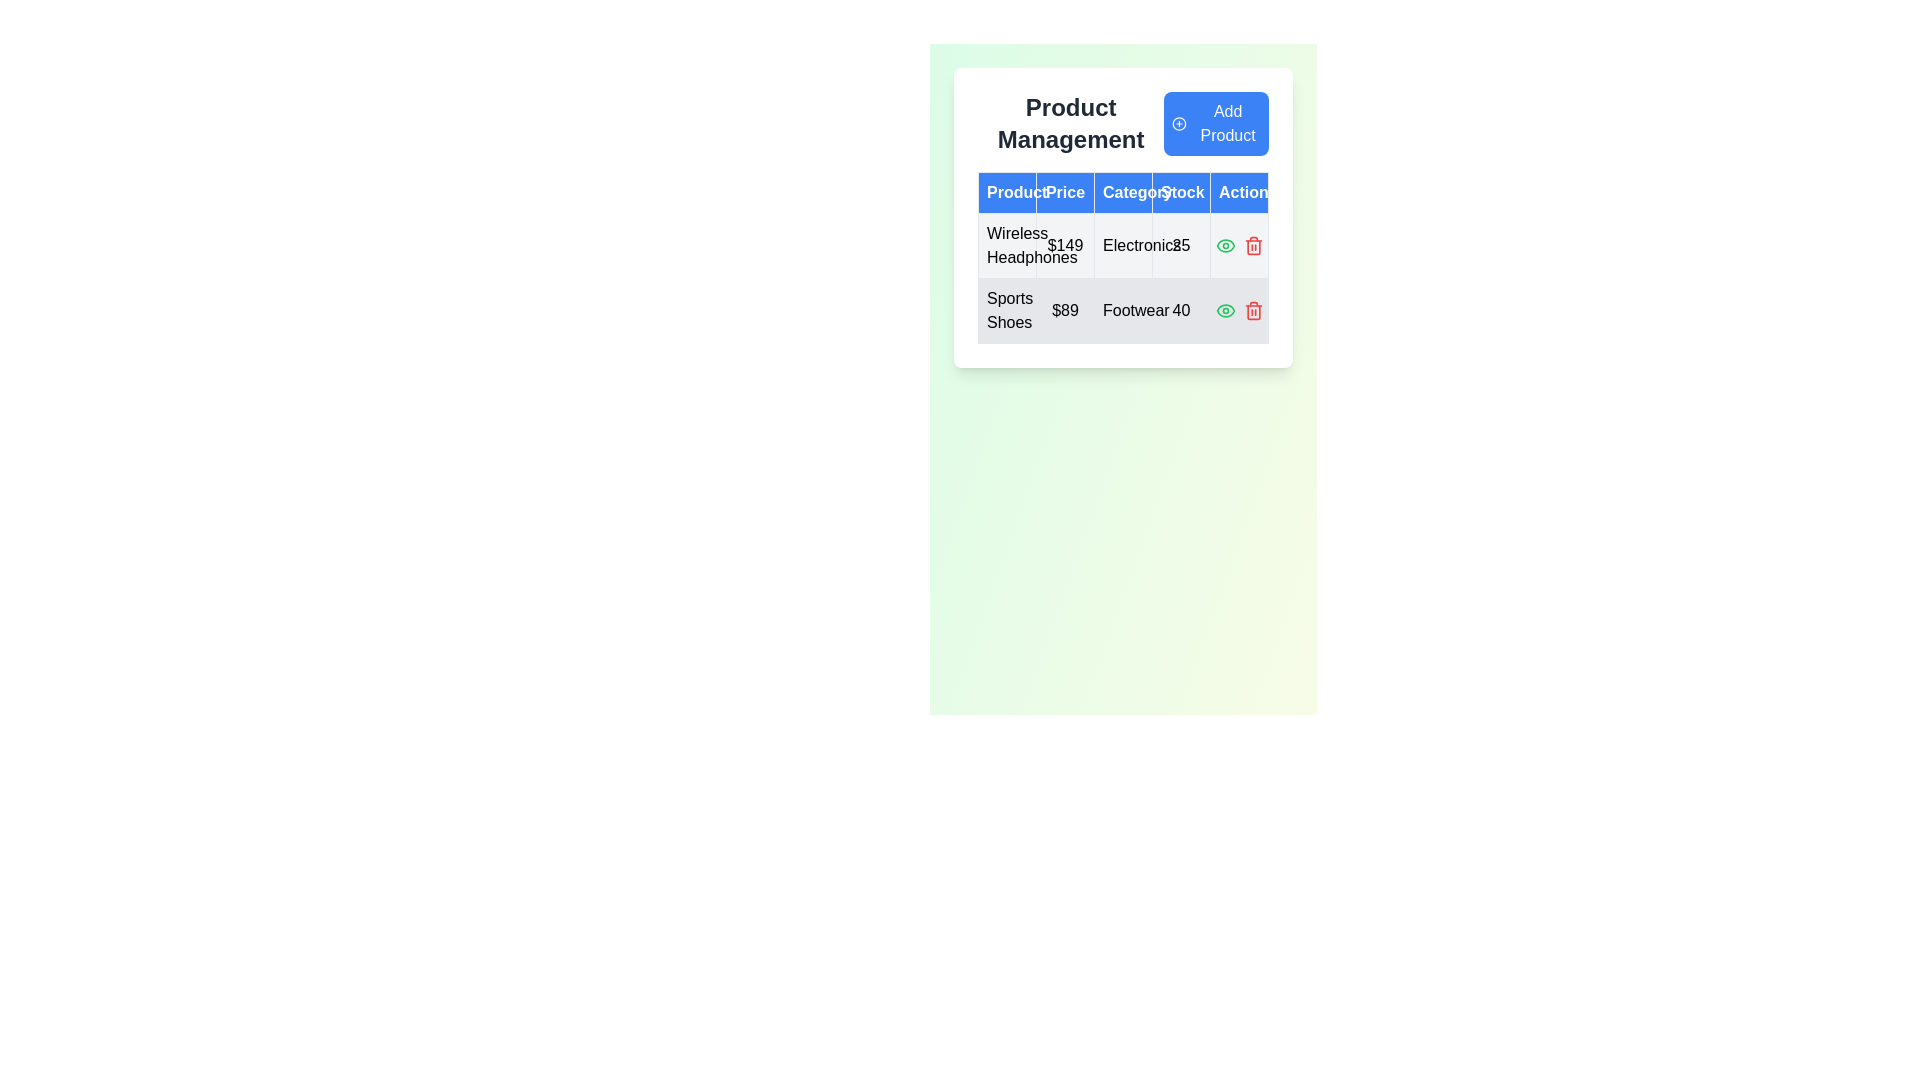  What do you see at coordinates (1007, 192) in the screenshot?
I see `the contents of the header label indicating product names in the top-left corner of the table's header row` at bounding box center [1007, 192].